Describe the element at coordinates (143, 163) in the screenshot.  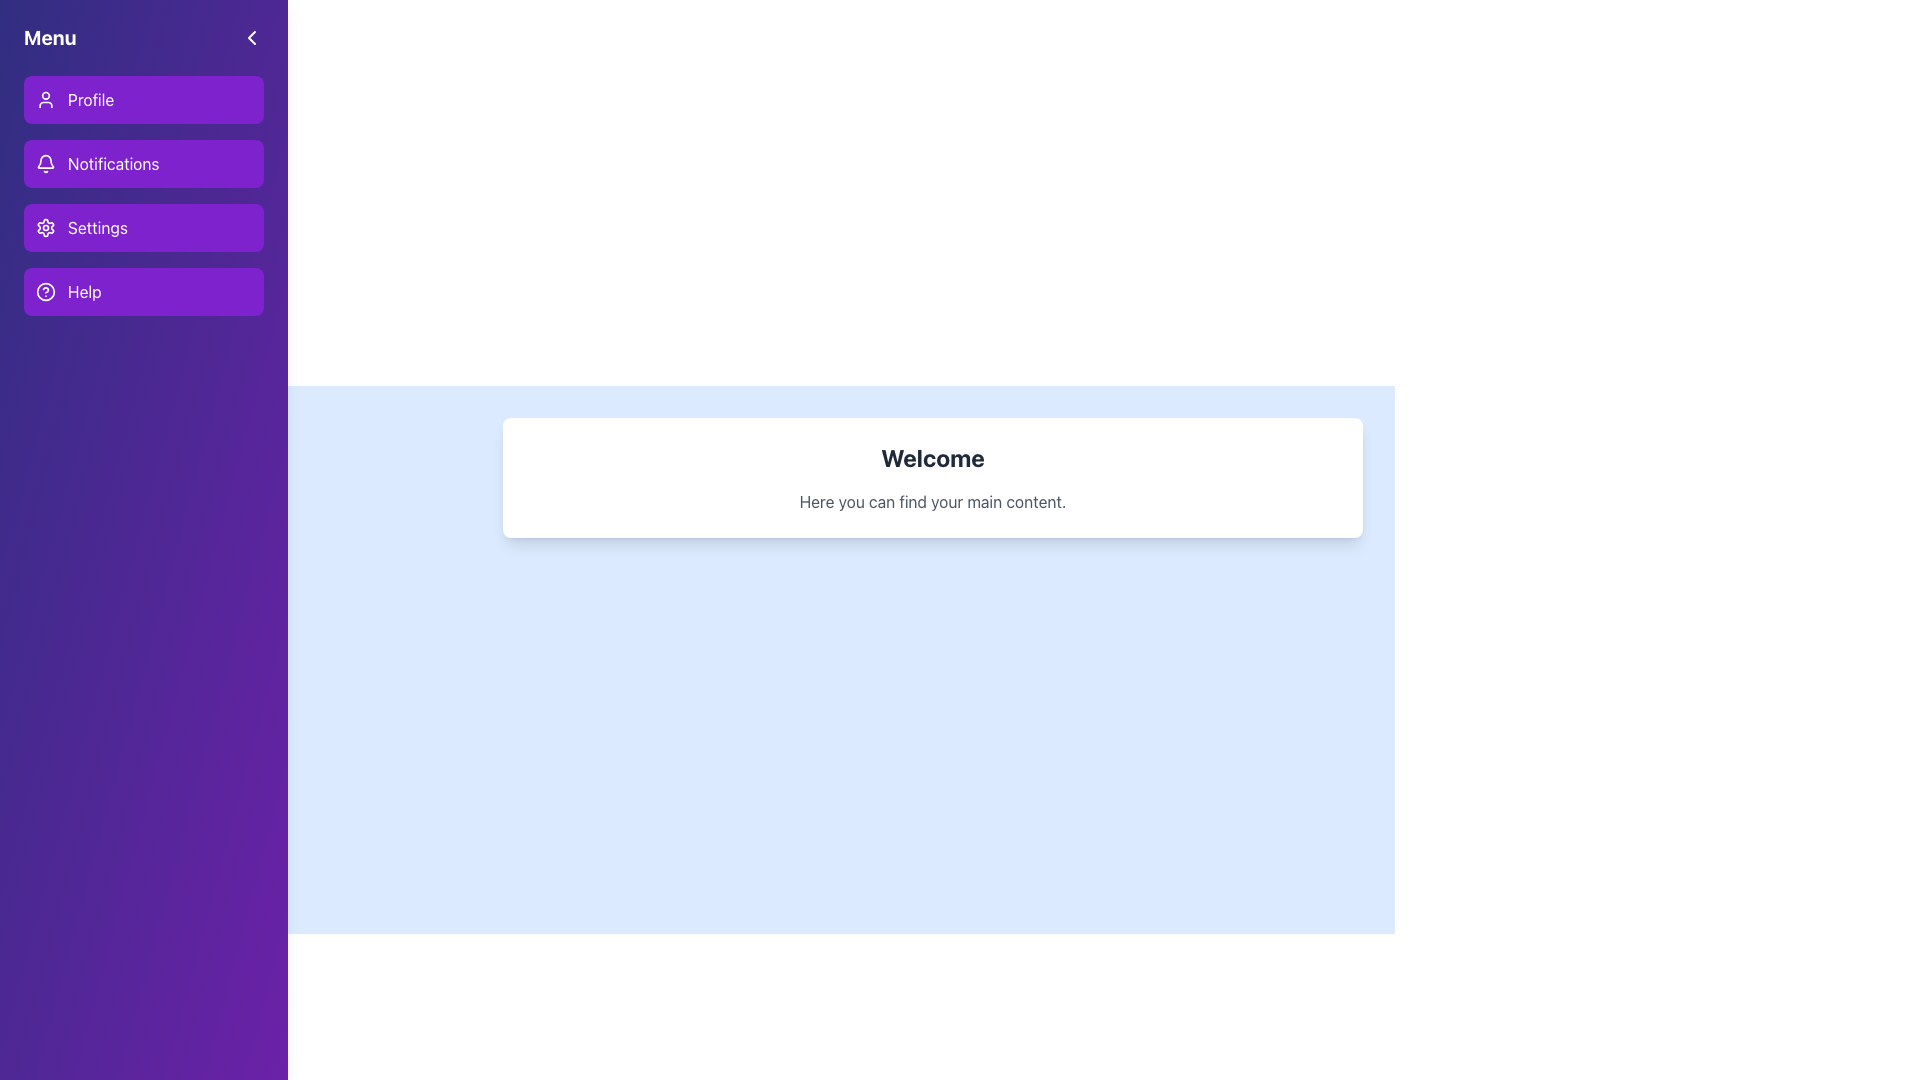
I see `the 'Notifications' button with a purple background and bell icon` at that location.